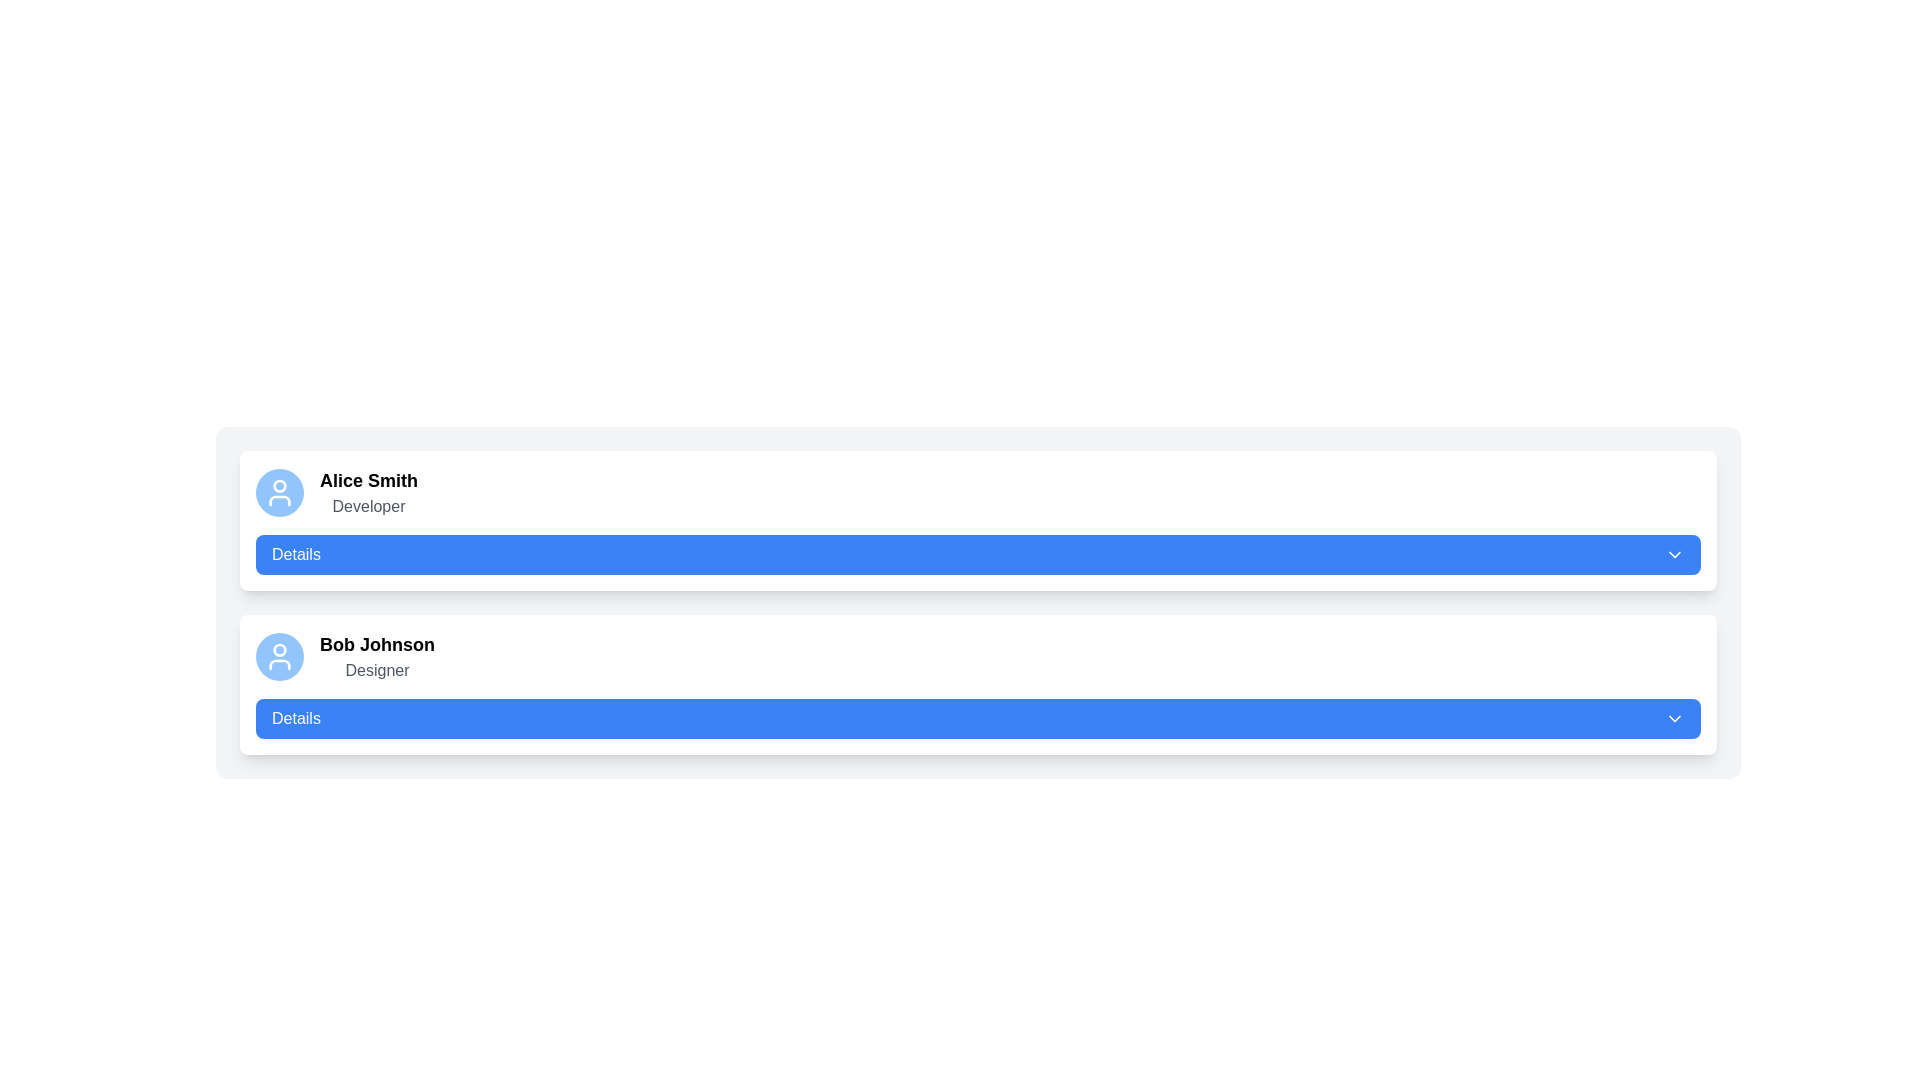 Image resolution: width=1920 pixels, height=1080 pixels. I want to click on label content displaying the name of the person associated with the profile in the top-left part of the interface, within the first profile card, so click(369, 481).